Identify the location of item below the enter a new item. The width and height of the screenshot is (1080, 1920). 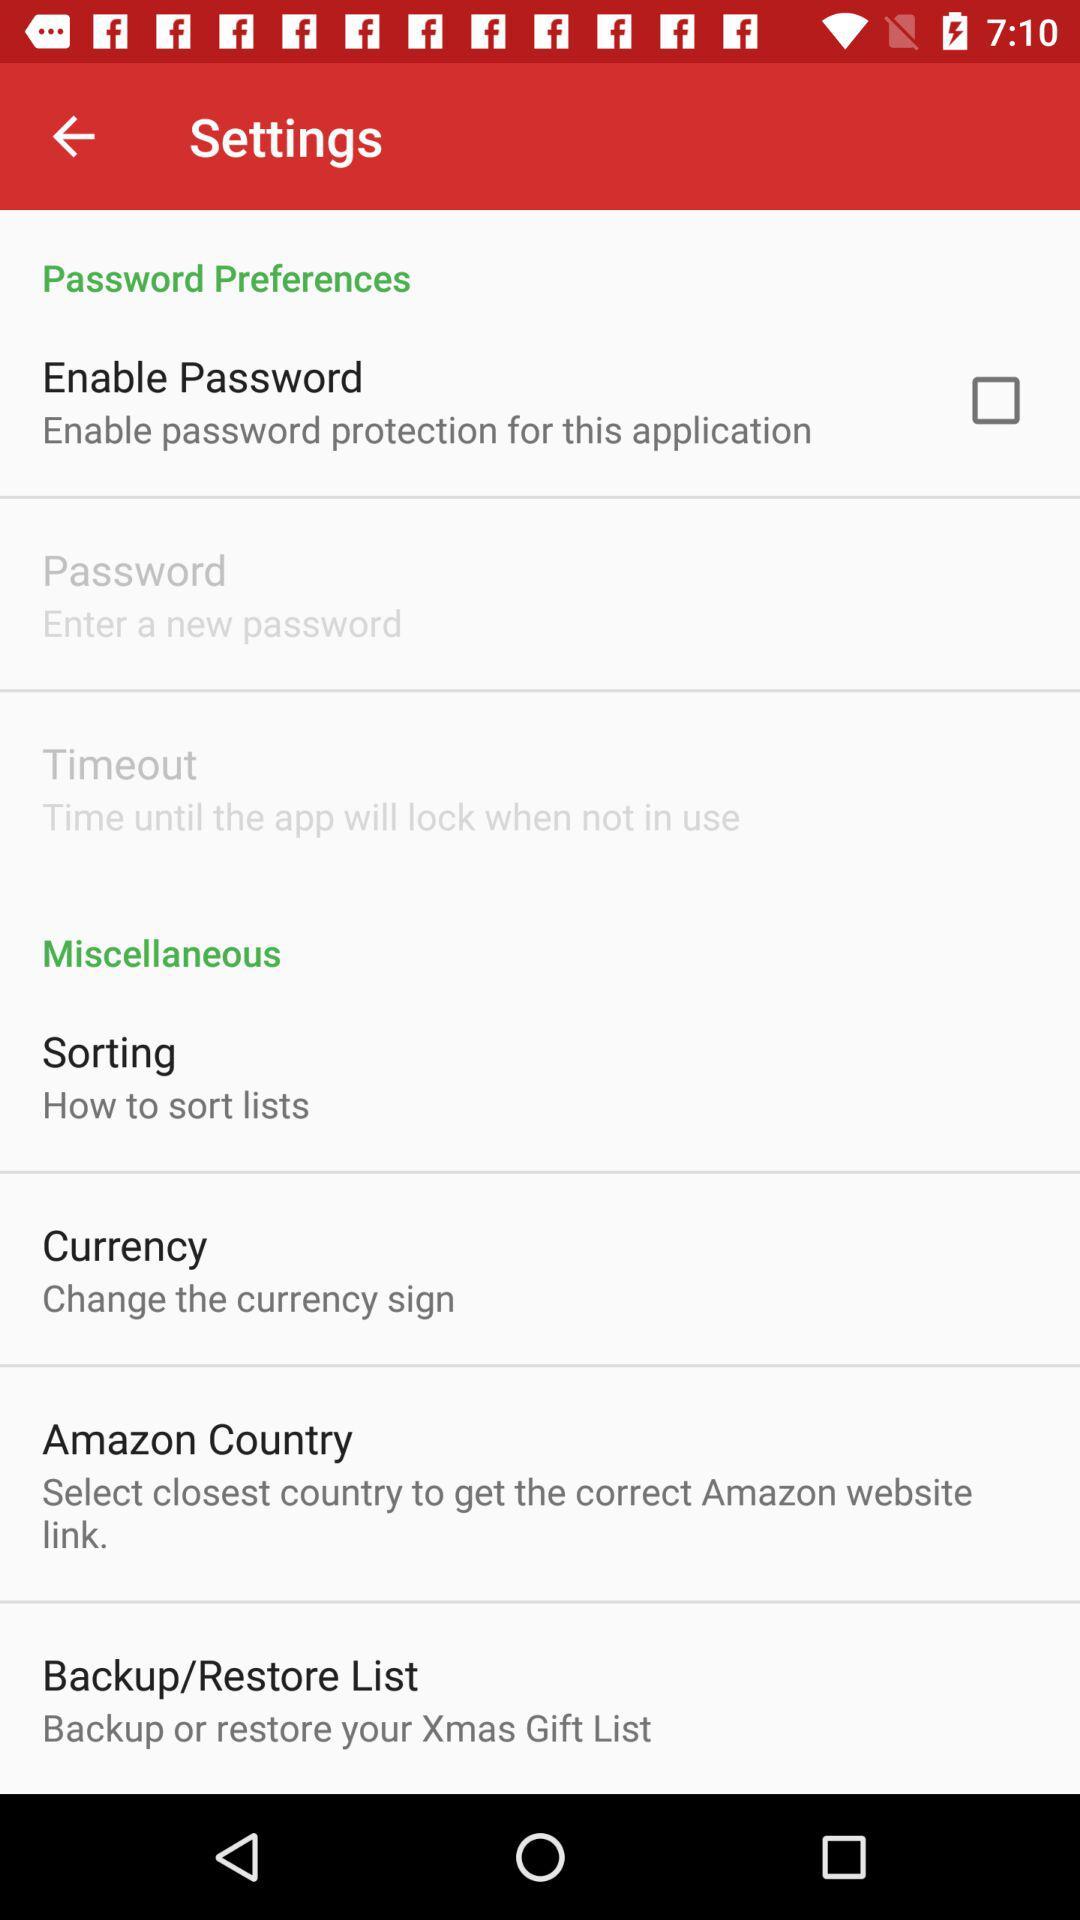
(119, 761).